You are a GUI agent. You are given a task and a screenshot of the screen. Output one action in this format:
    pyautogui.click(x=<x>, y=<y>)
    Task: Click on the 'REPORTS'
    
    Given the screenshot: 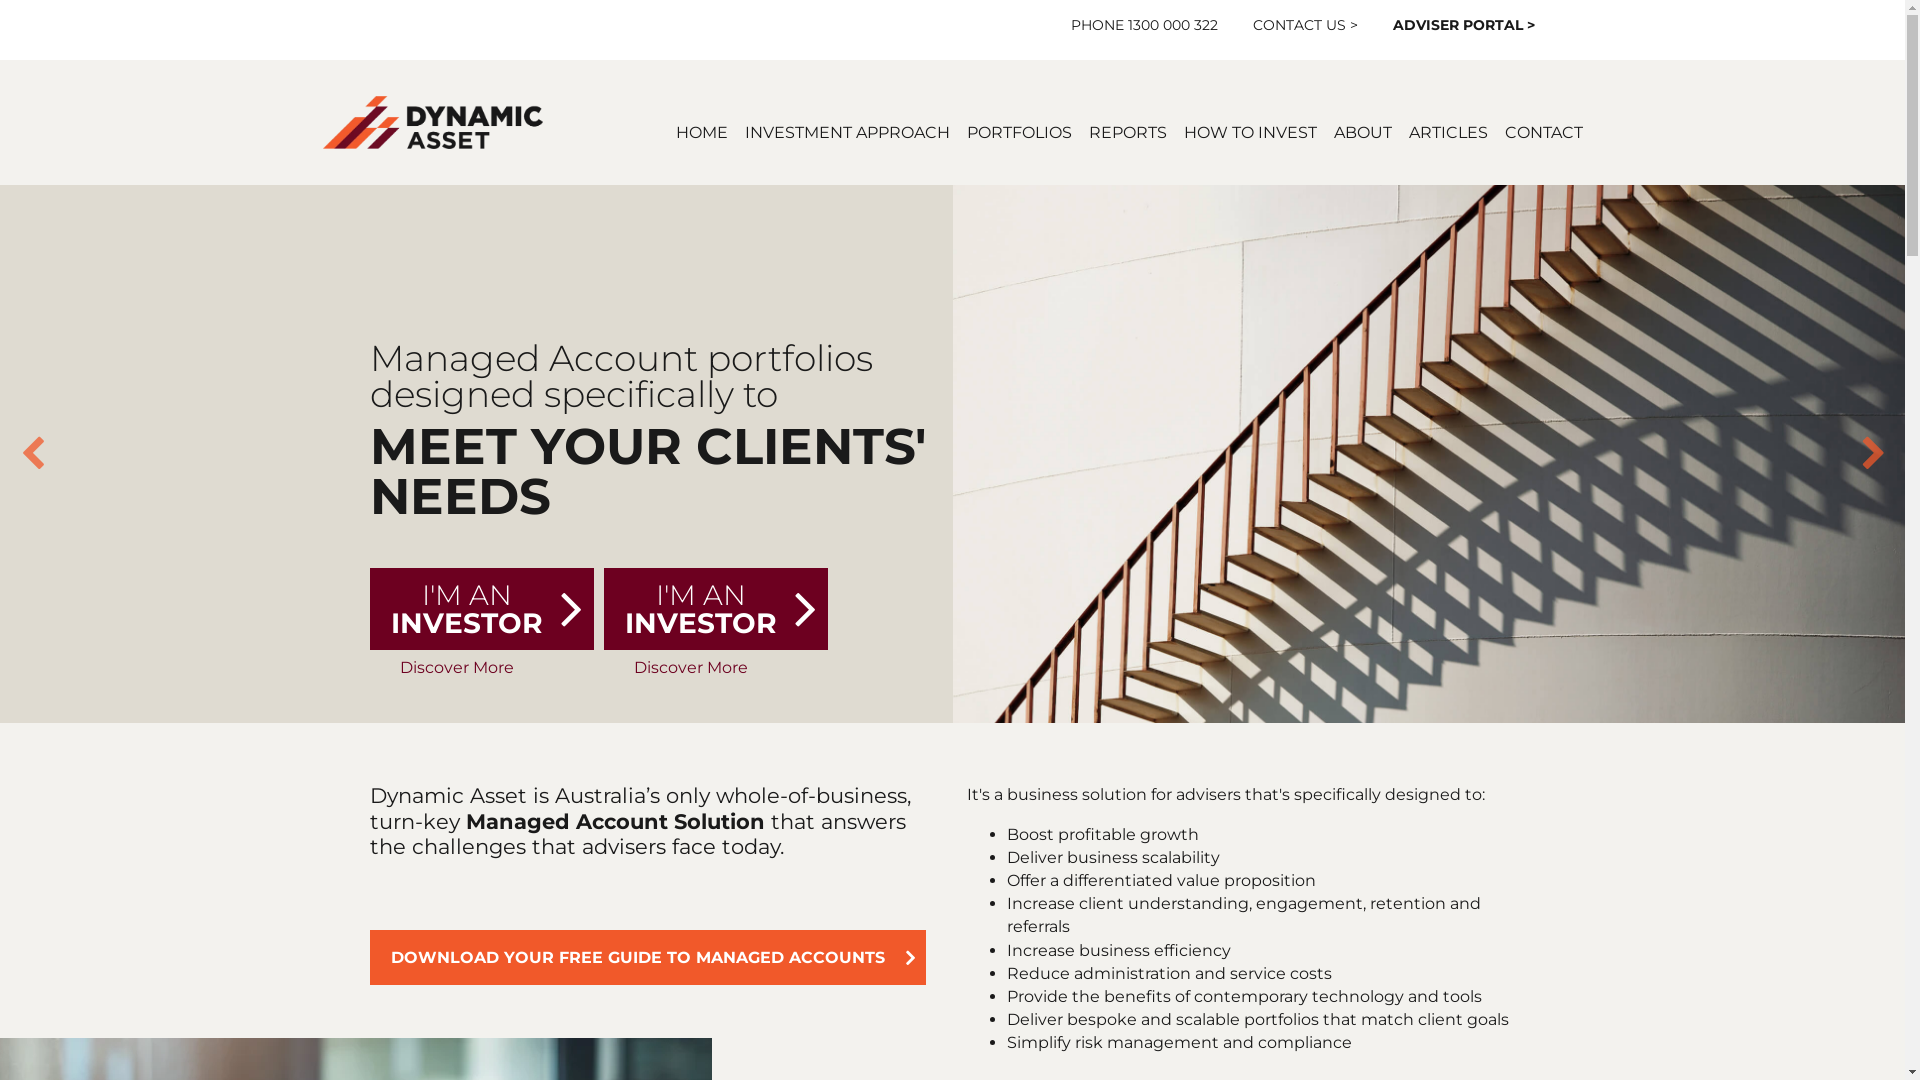 What is the action you would take?
    pyautogui.click(x=1127, y=132)
    